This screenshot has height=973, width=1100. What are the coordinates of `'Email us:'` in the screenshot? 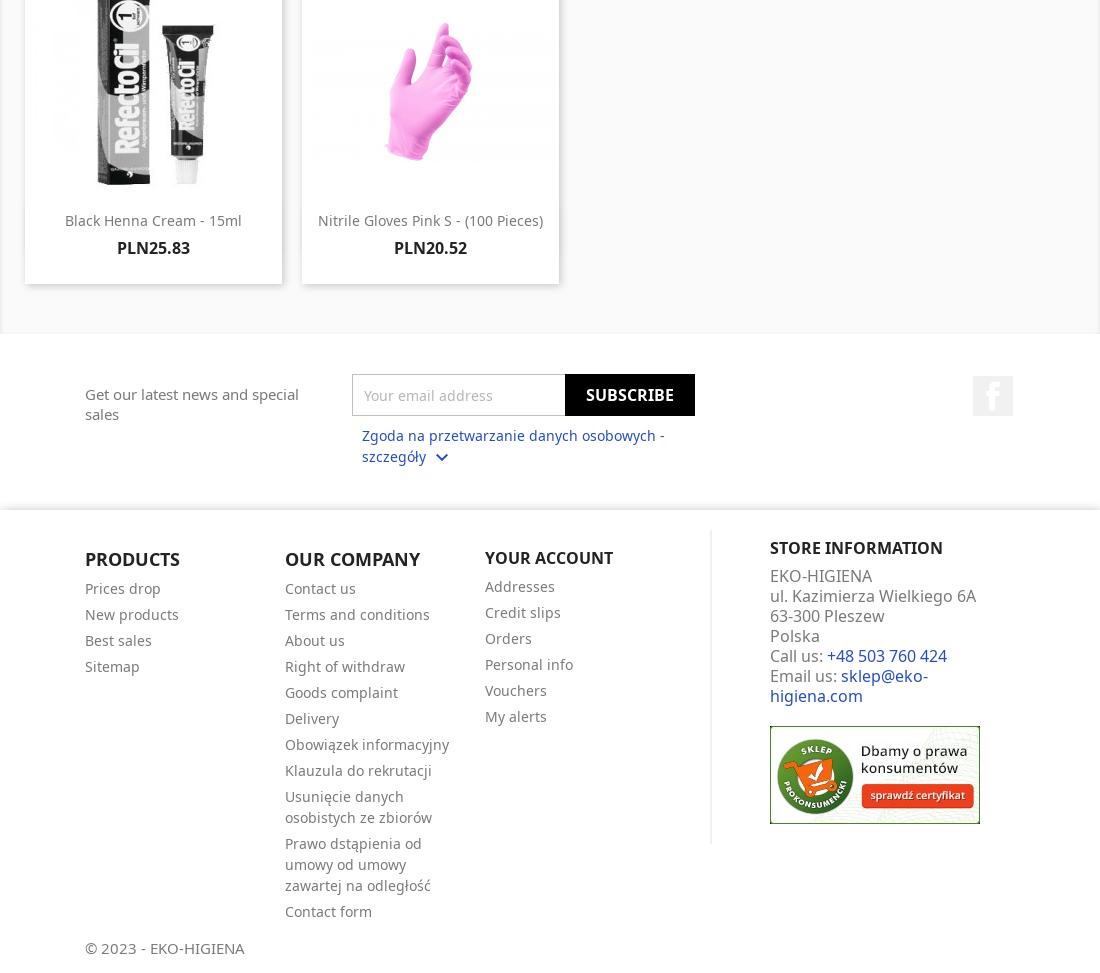 It's located at (805, 673).